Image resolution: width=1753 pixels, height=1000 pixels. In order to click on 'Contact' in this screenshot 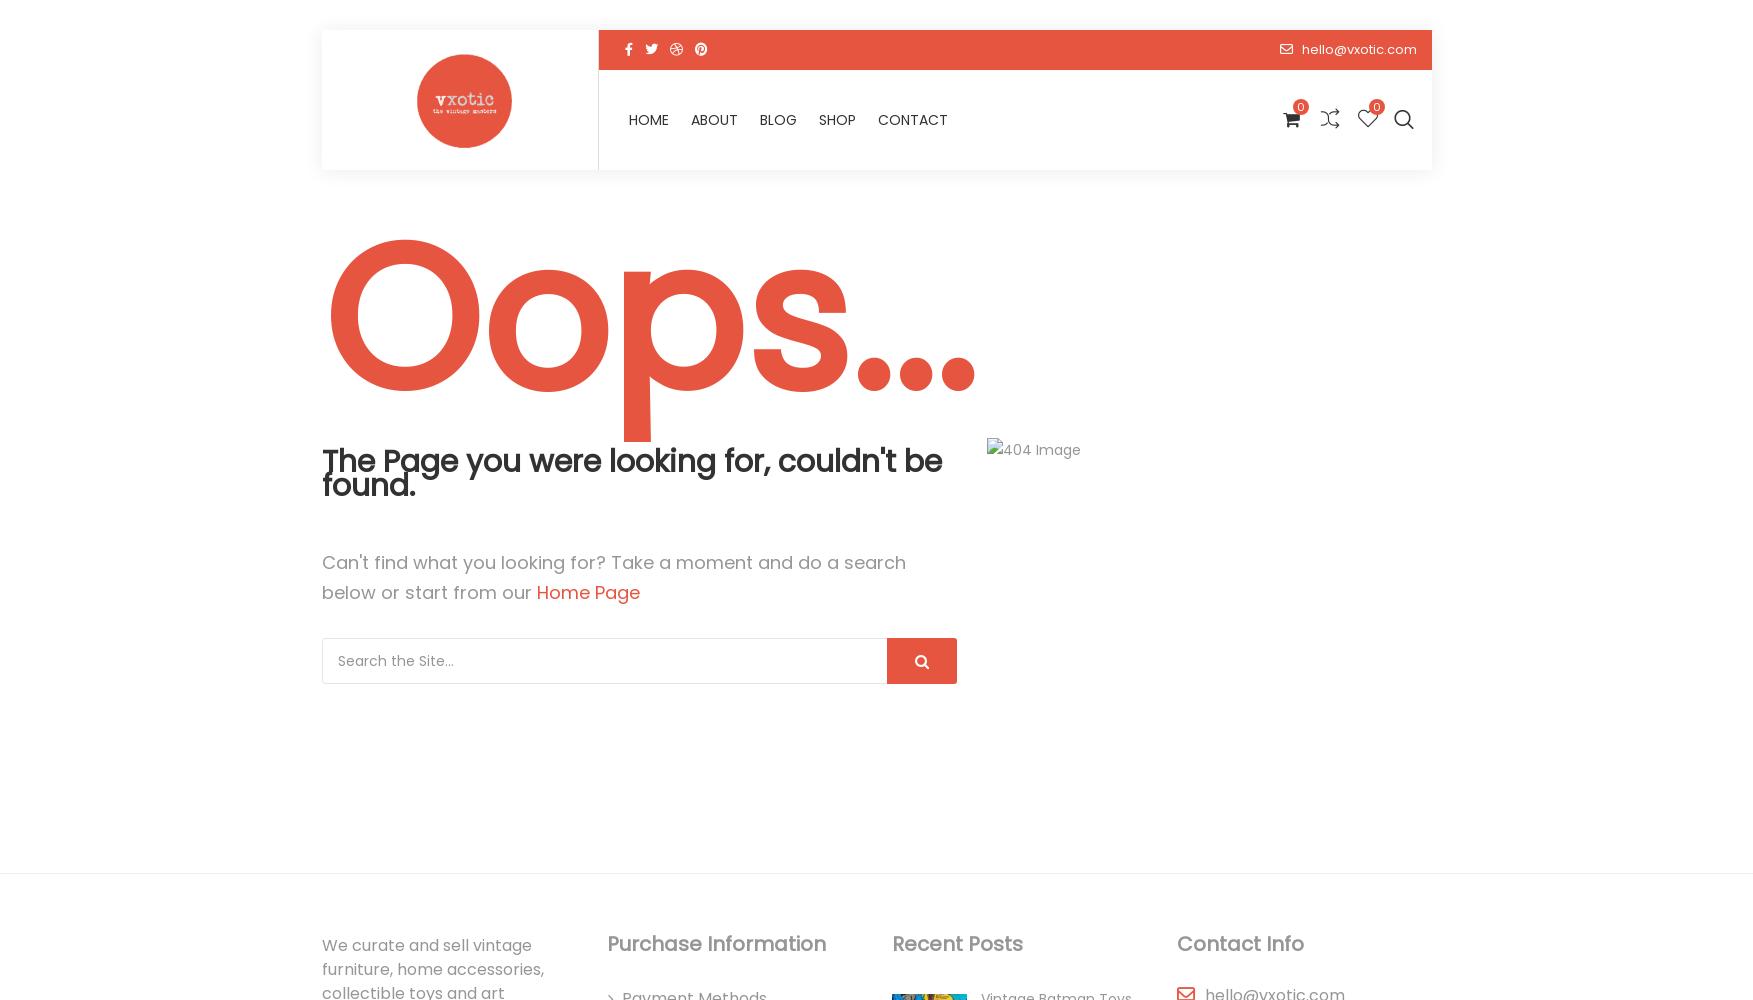, I will do `click(1300, 123)`.